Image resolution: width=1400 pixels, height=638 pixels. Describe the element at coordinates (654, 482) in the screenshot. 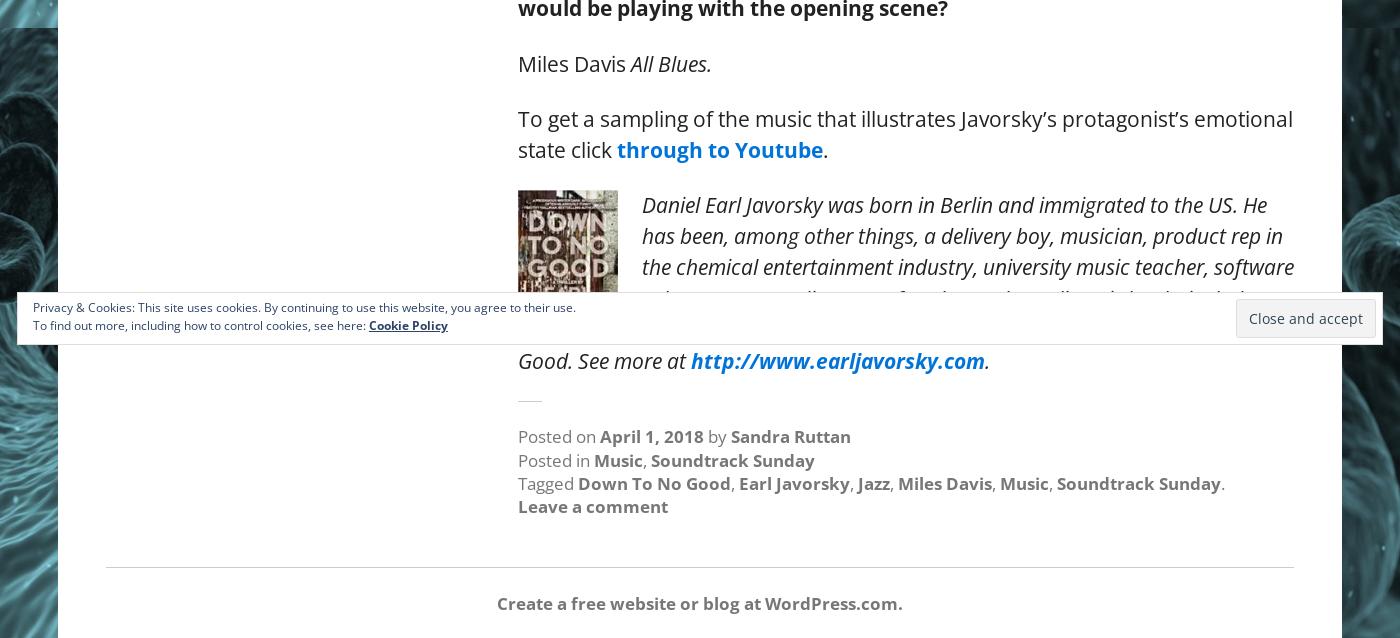

I see `'Down To No Good'` at that location.